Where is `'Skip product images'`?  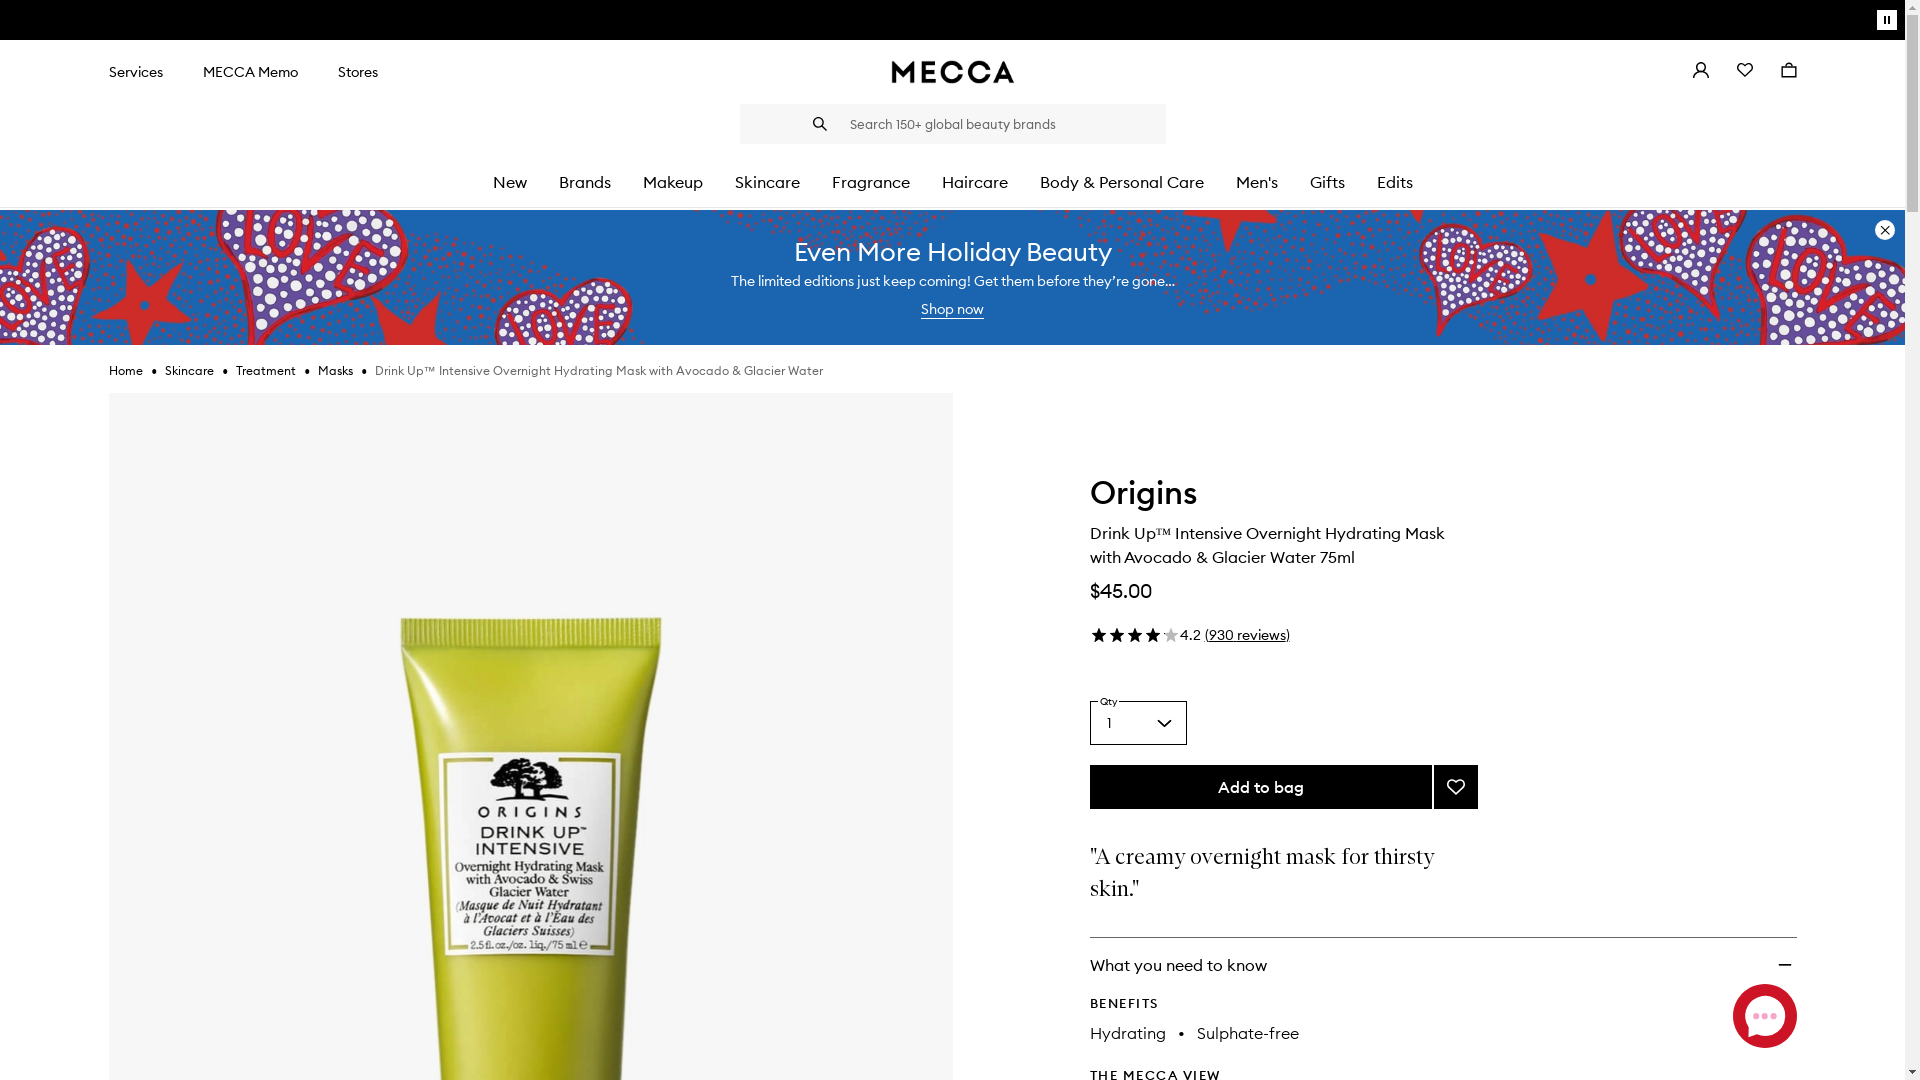
'Skip product images' is located at coordinates (107, 392).